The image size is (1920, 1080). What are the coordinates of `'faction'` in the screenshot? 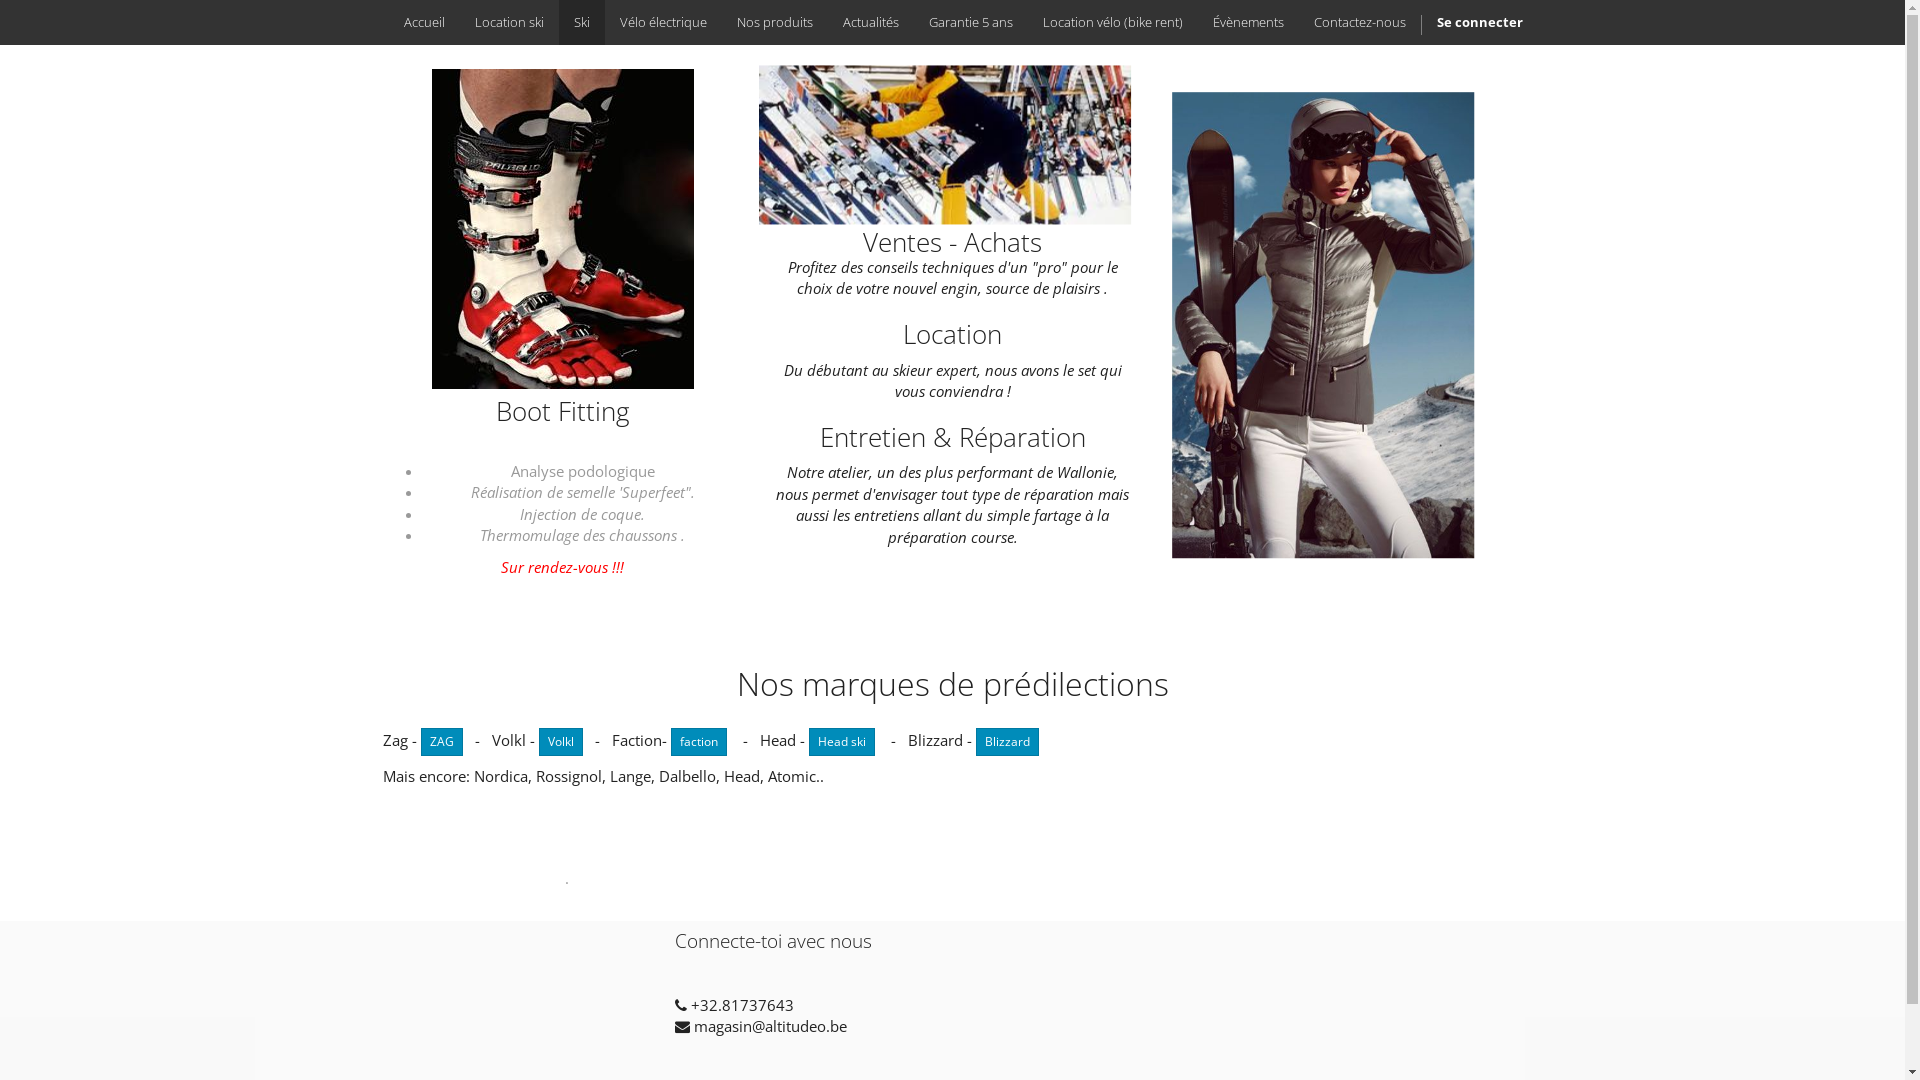 It's located at (697, 741).